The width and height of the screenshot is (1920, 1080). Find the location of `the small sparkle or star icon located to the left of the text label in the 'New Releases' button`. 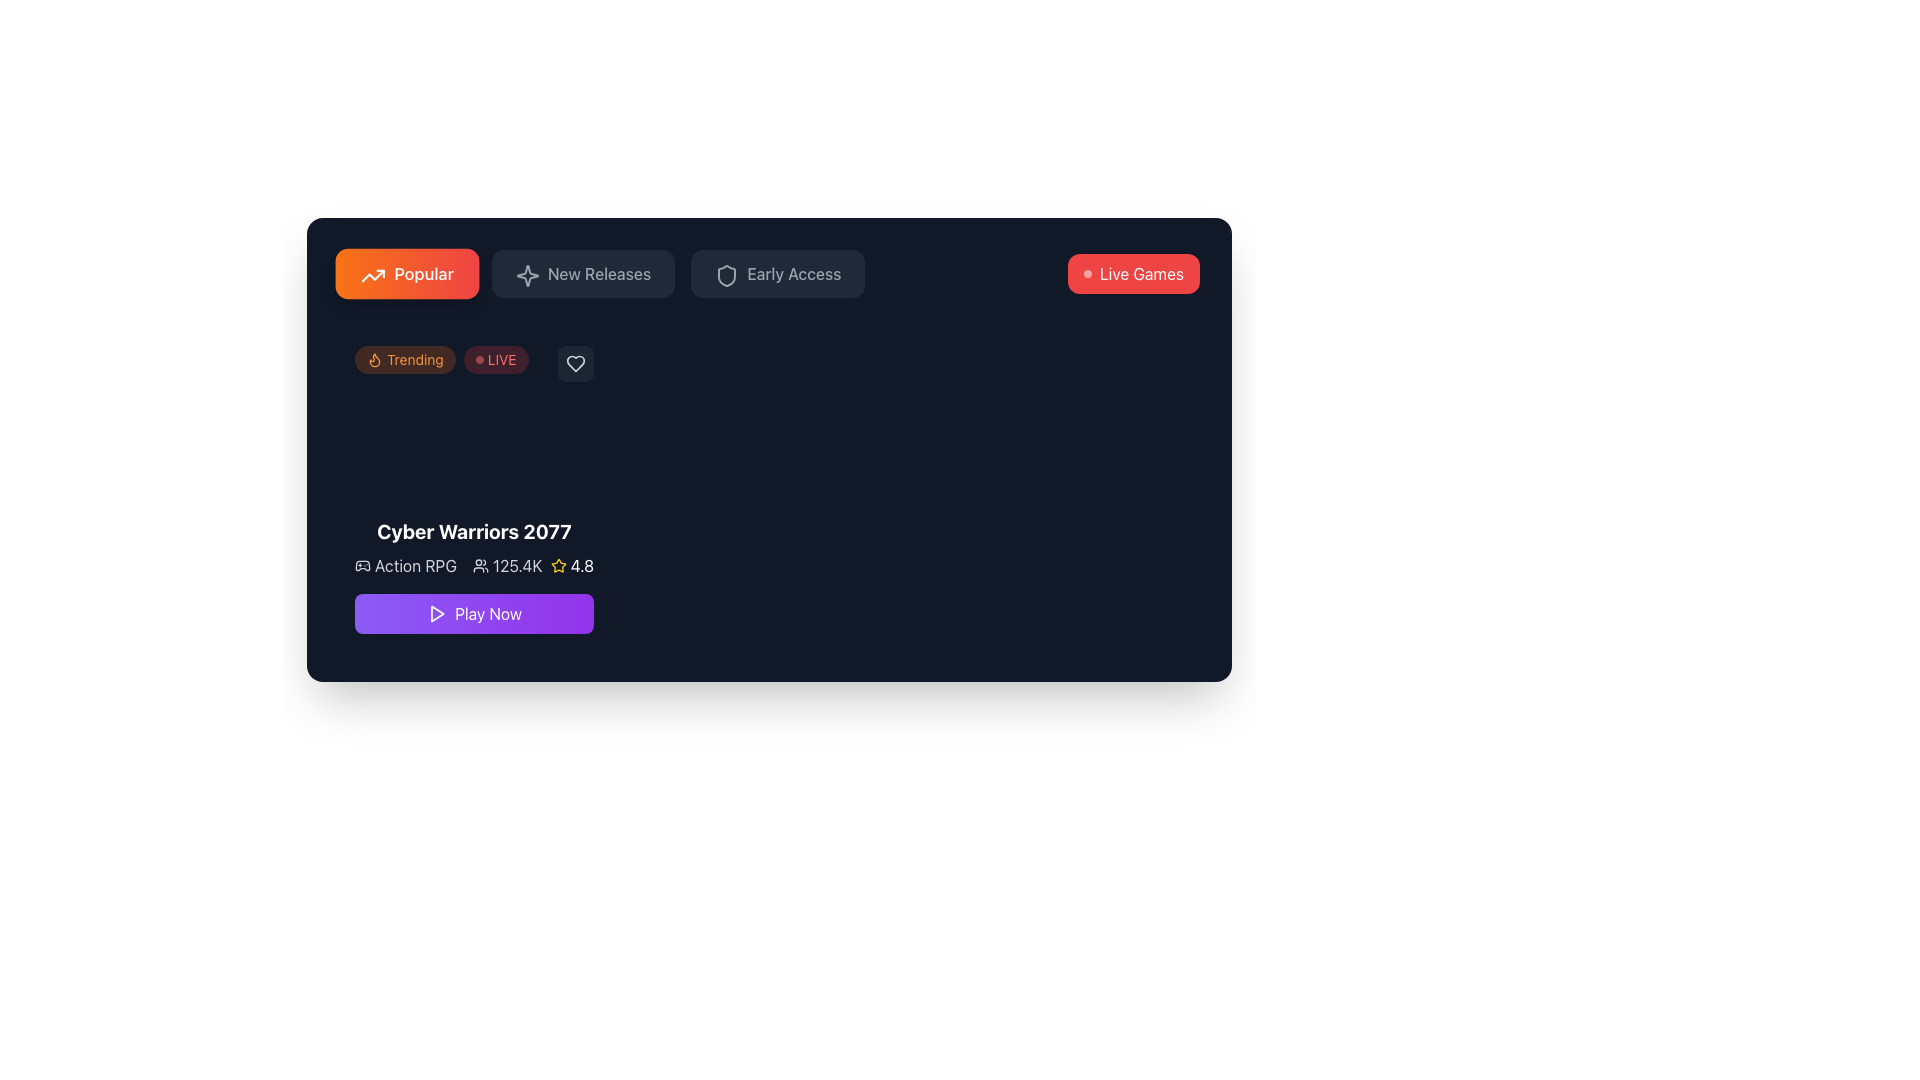

the small sparkle or star icon located to the left of the text label in the 'New Releases' button is located at coordinates (525, 273).